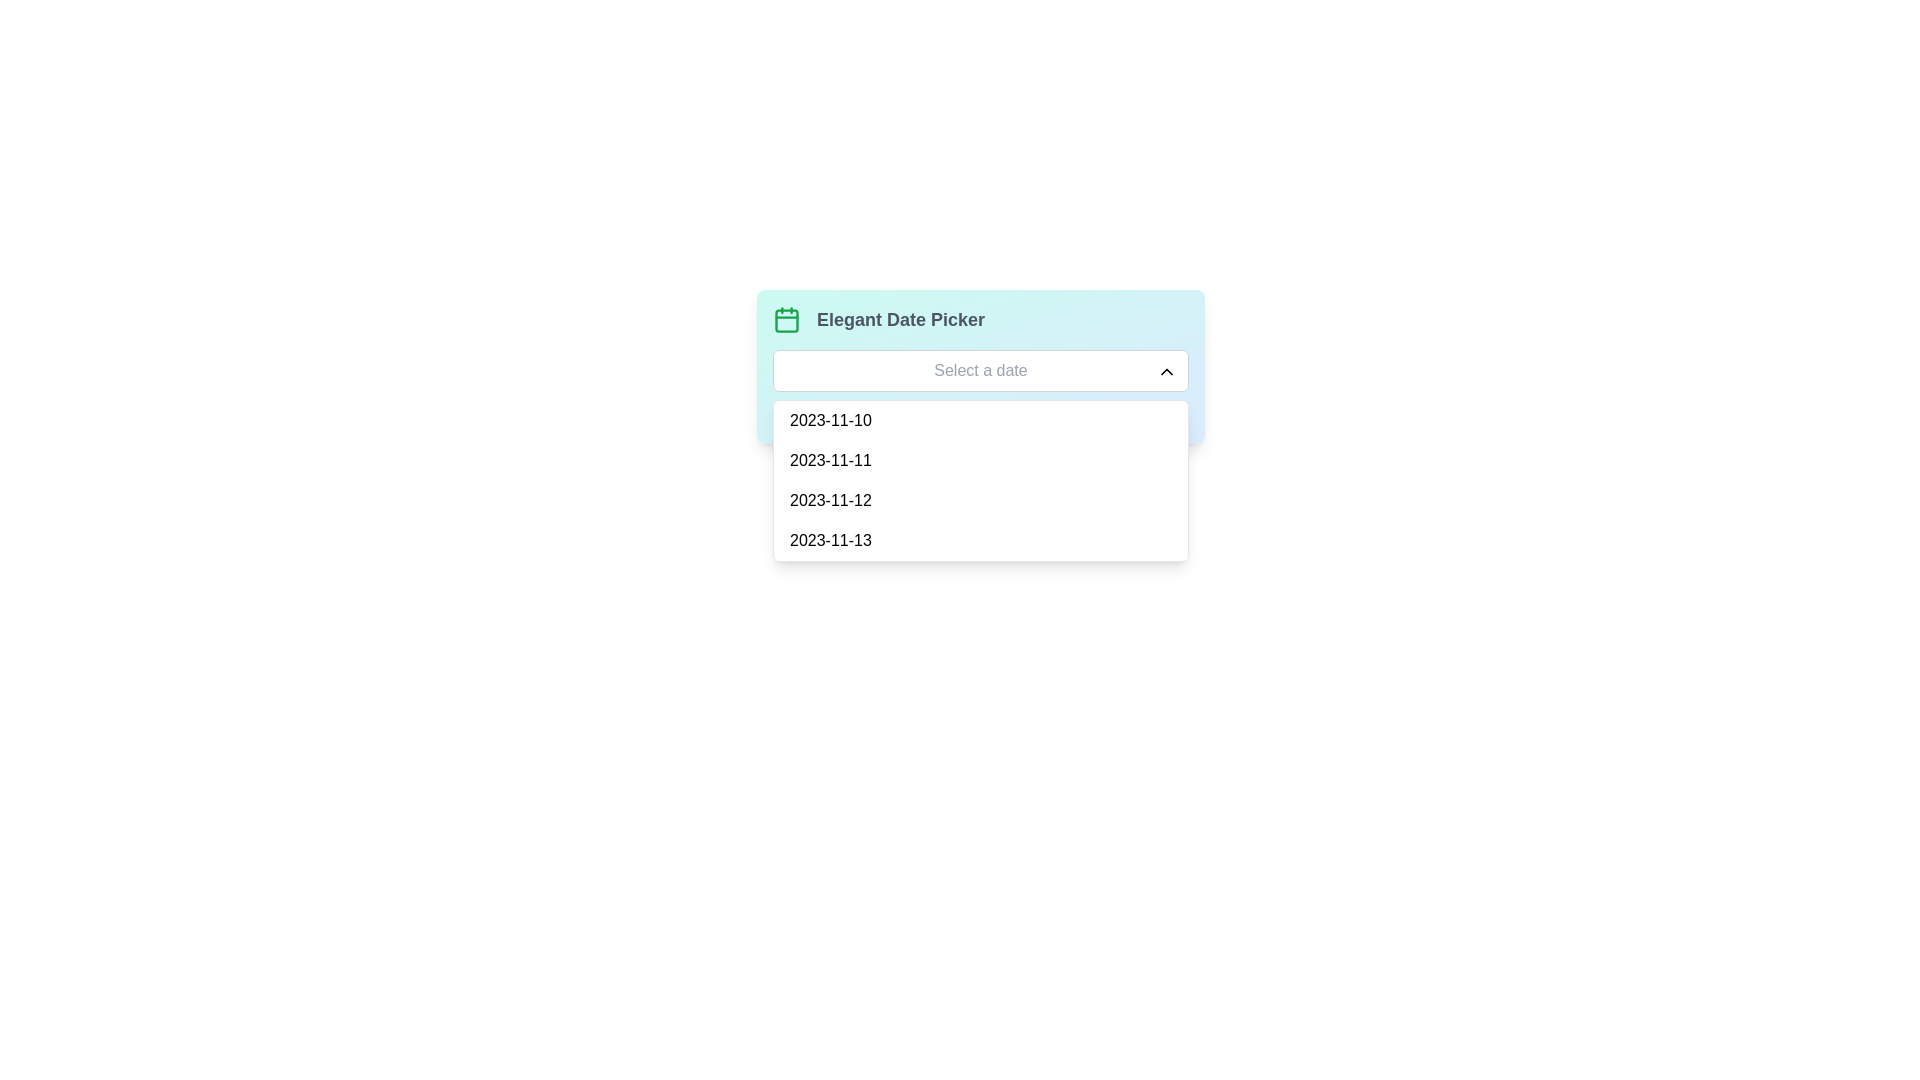 Image resolution: width=1920 pixels, height=1080 pixels. What do you see at coordinates (980, 461) in the screenshot?
I see `the second selectable list item in the dropdown menu, which displays the date '2023-11-11'` at bounding box center [980, 461].